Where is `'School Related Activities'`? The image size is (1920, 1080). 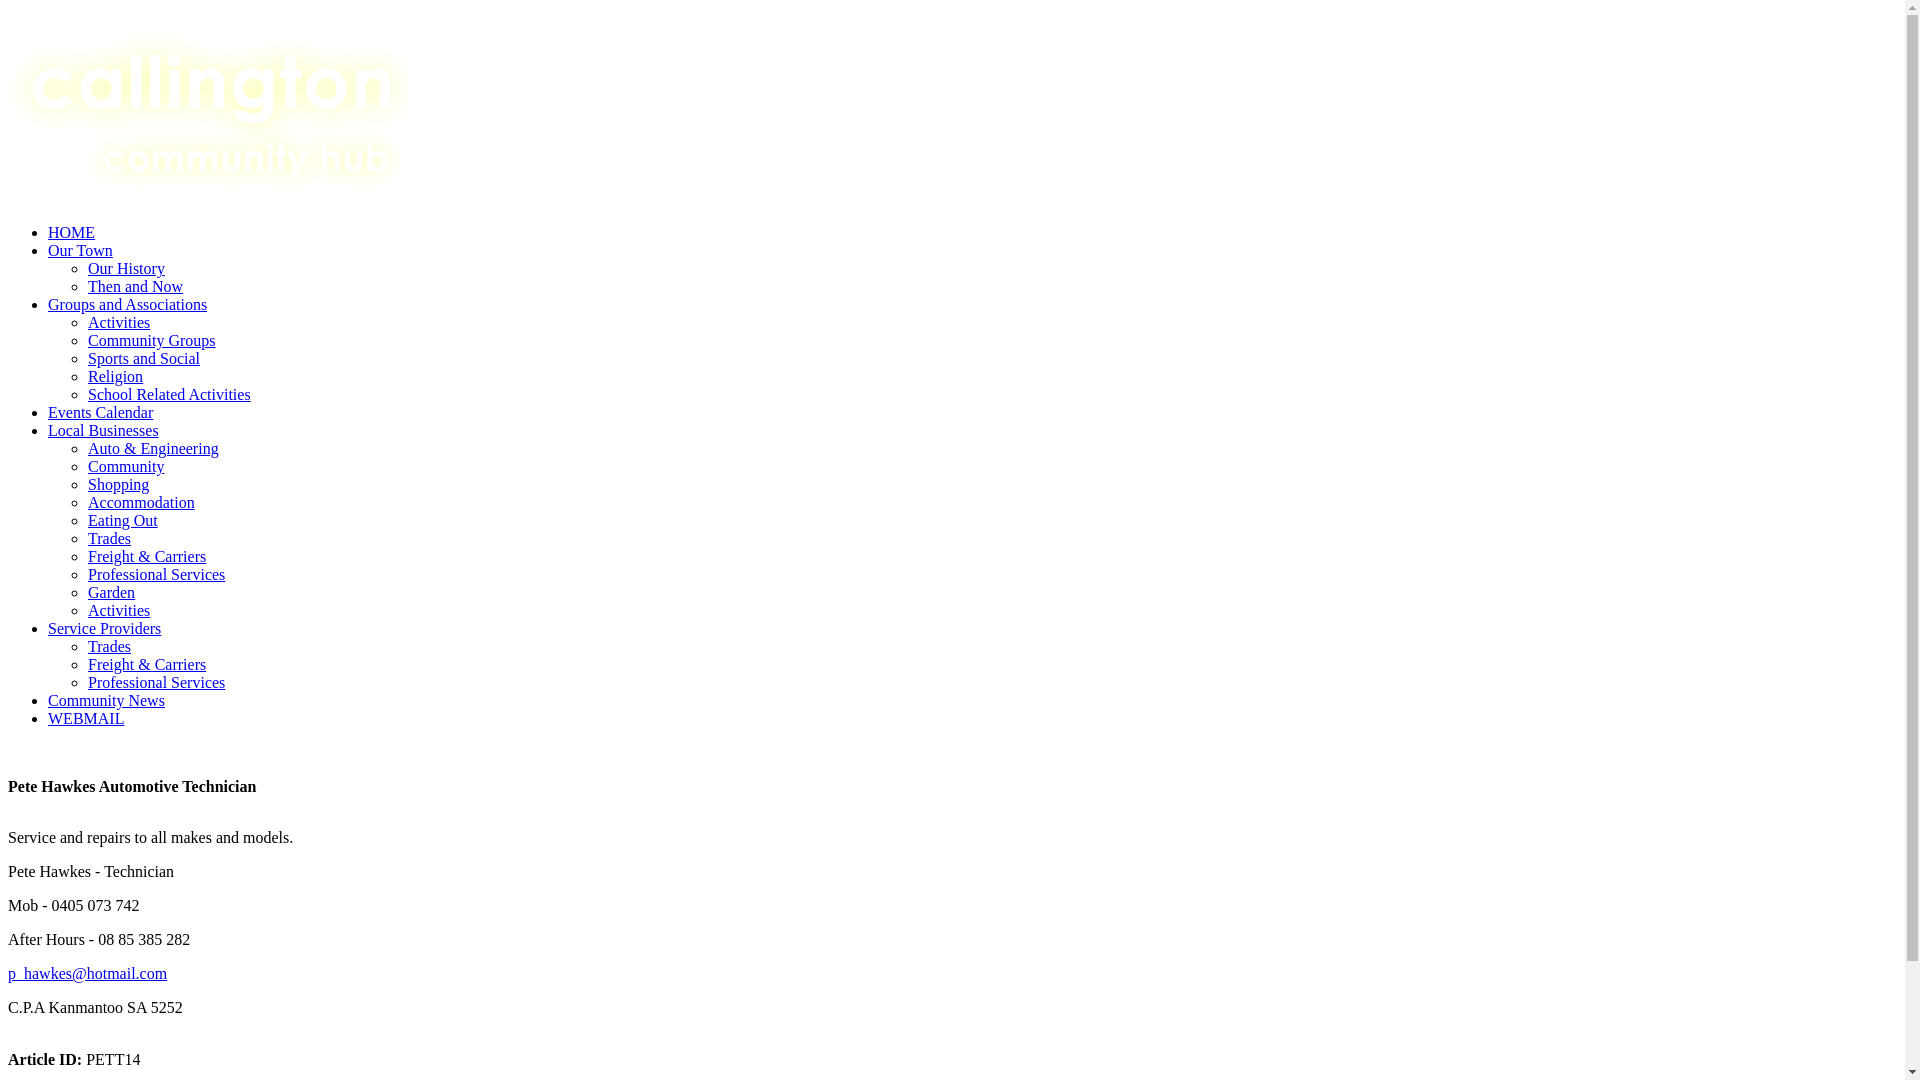
'School Related Activities' is located at coordinates (169, 394).